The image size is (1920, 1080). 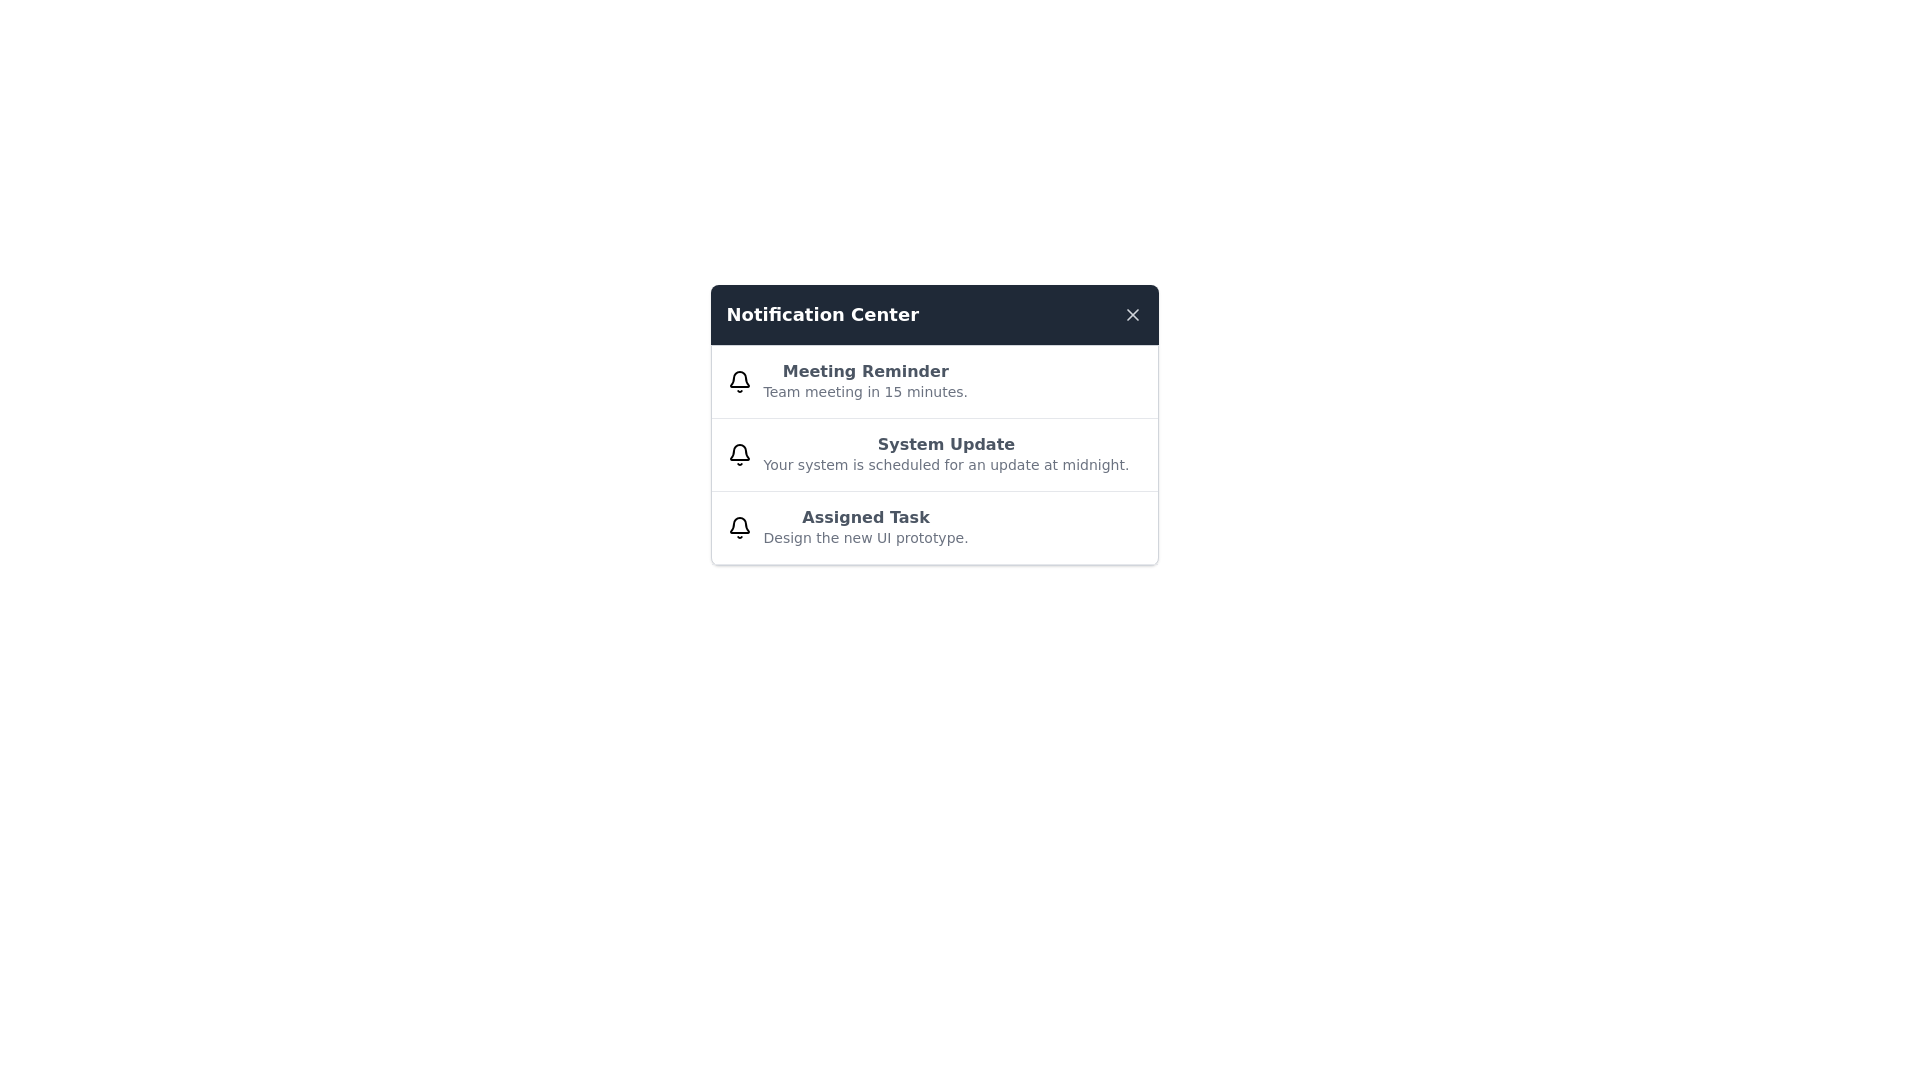 What do you see at coordinates (738, 455) in the screenshot?
I see `the bell icon in the notification panel, which is styled with a thin outline and is positioned to the left of the 'System Update' text` at bounding box center [738, 455].